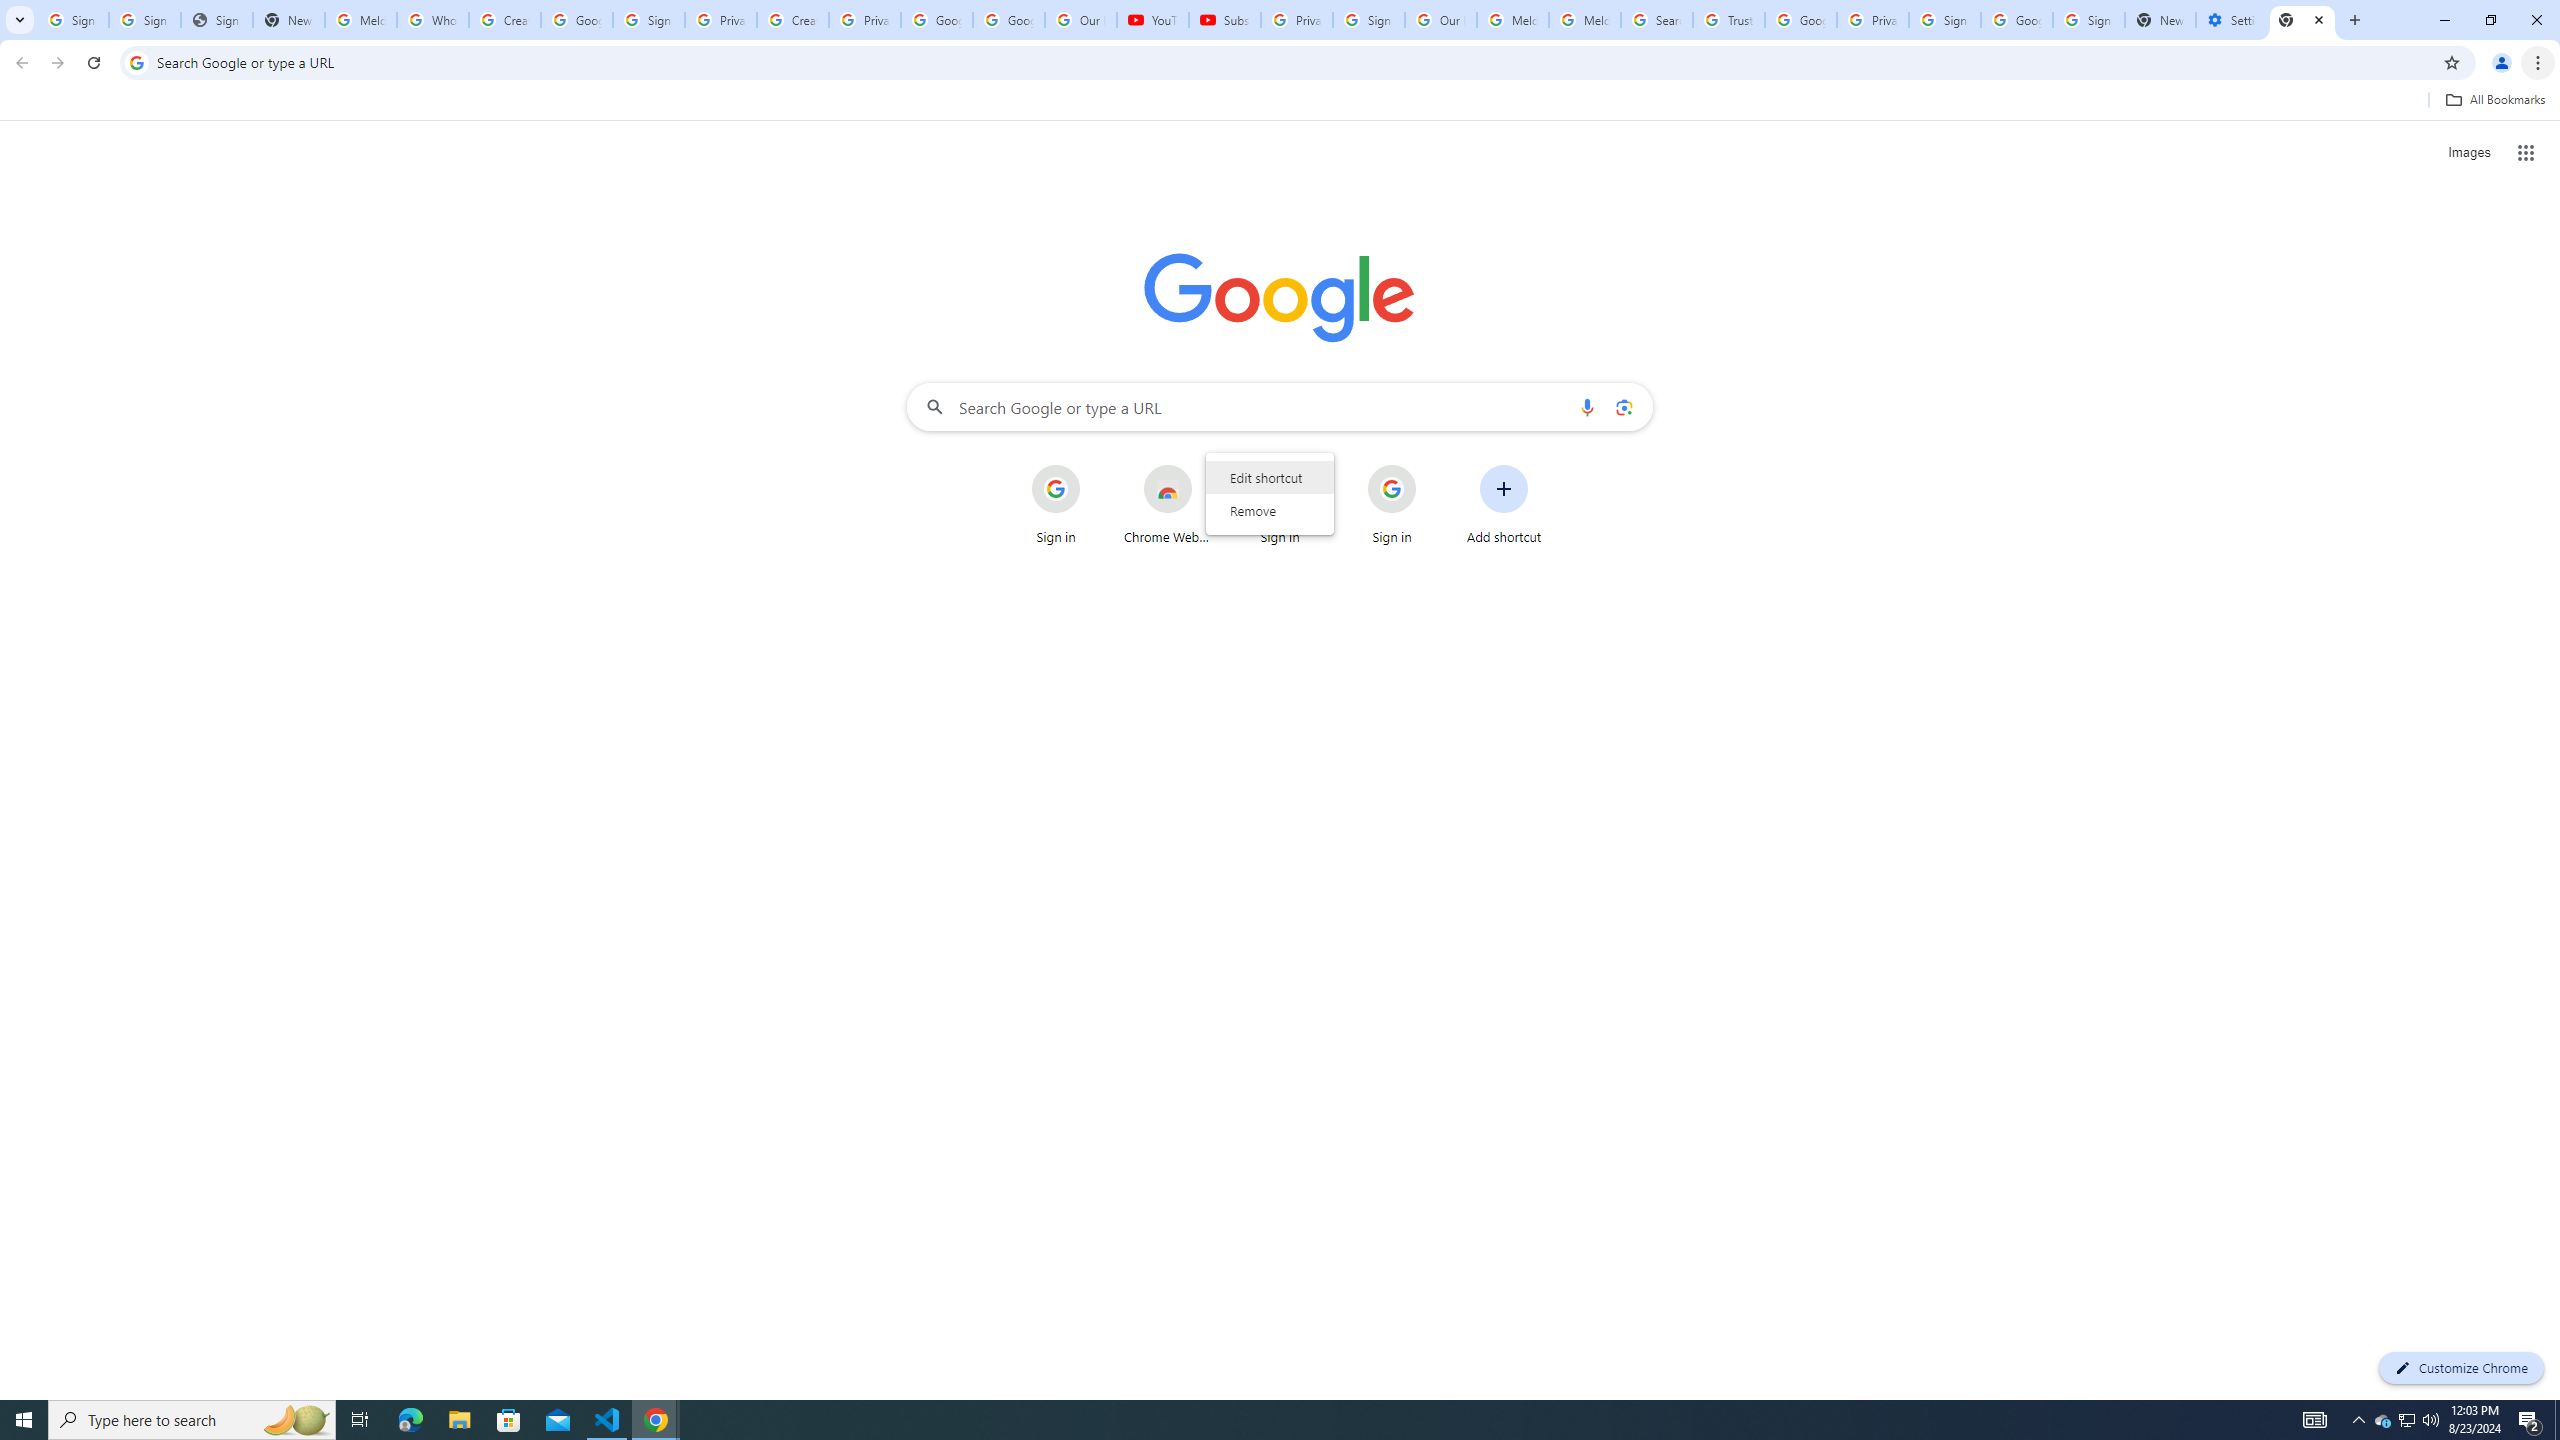 This screenshot has height=1440, width=2560. What do you see at coordinates (432, 19) in the screenshot?
I see `'Who is my administrator? - Google Account Help'` at bounding box center [432, 19].